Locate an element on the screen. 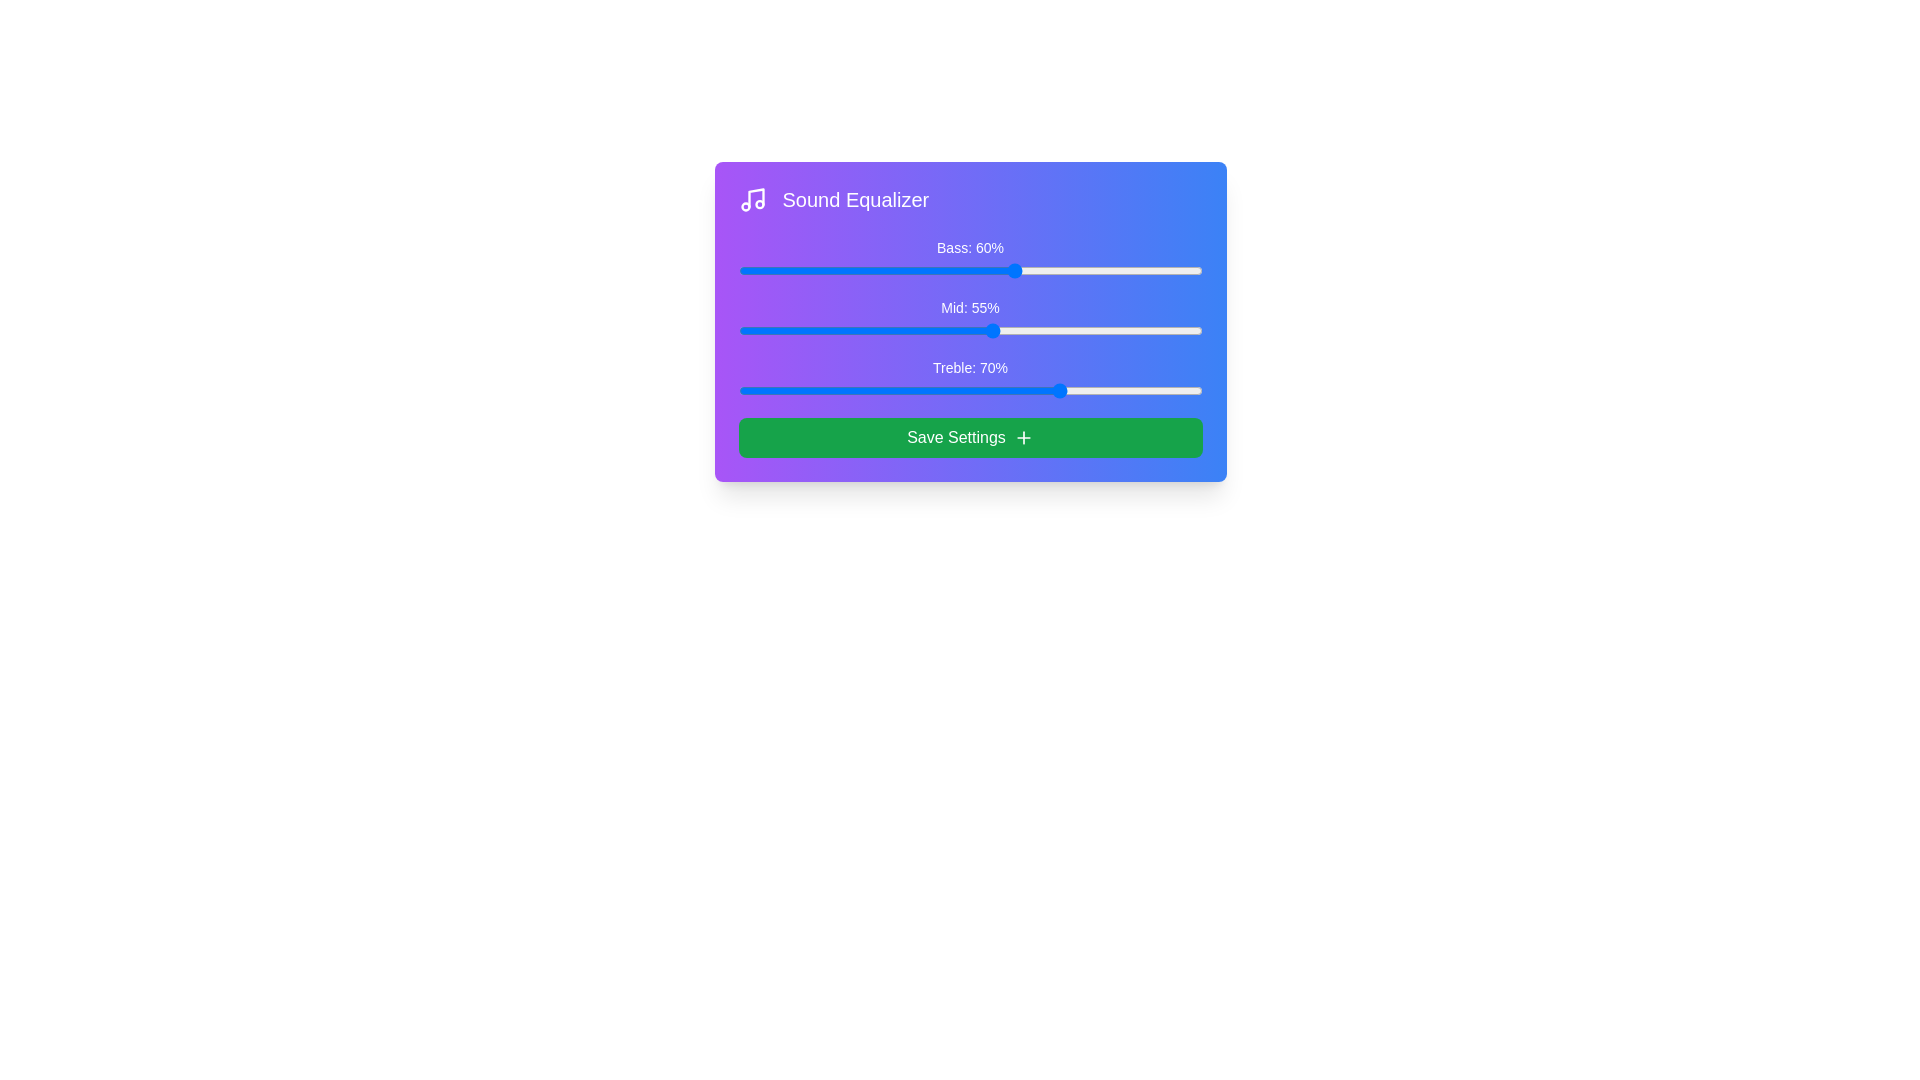 This screenshot has height=1080, width=1920. the Treble slider to 95% is located at coordinates (1179, 390).